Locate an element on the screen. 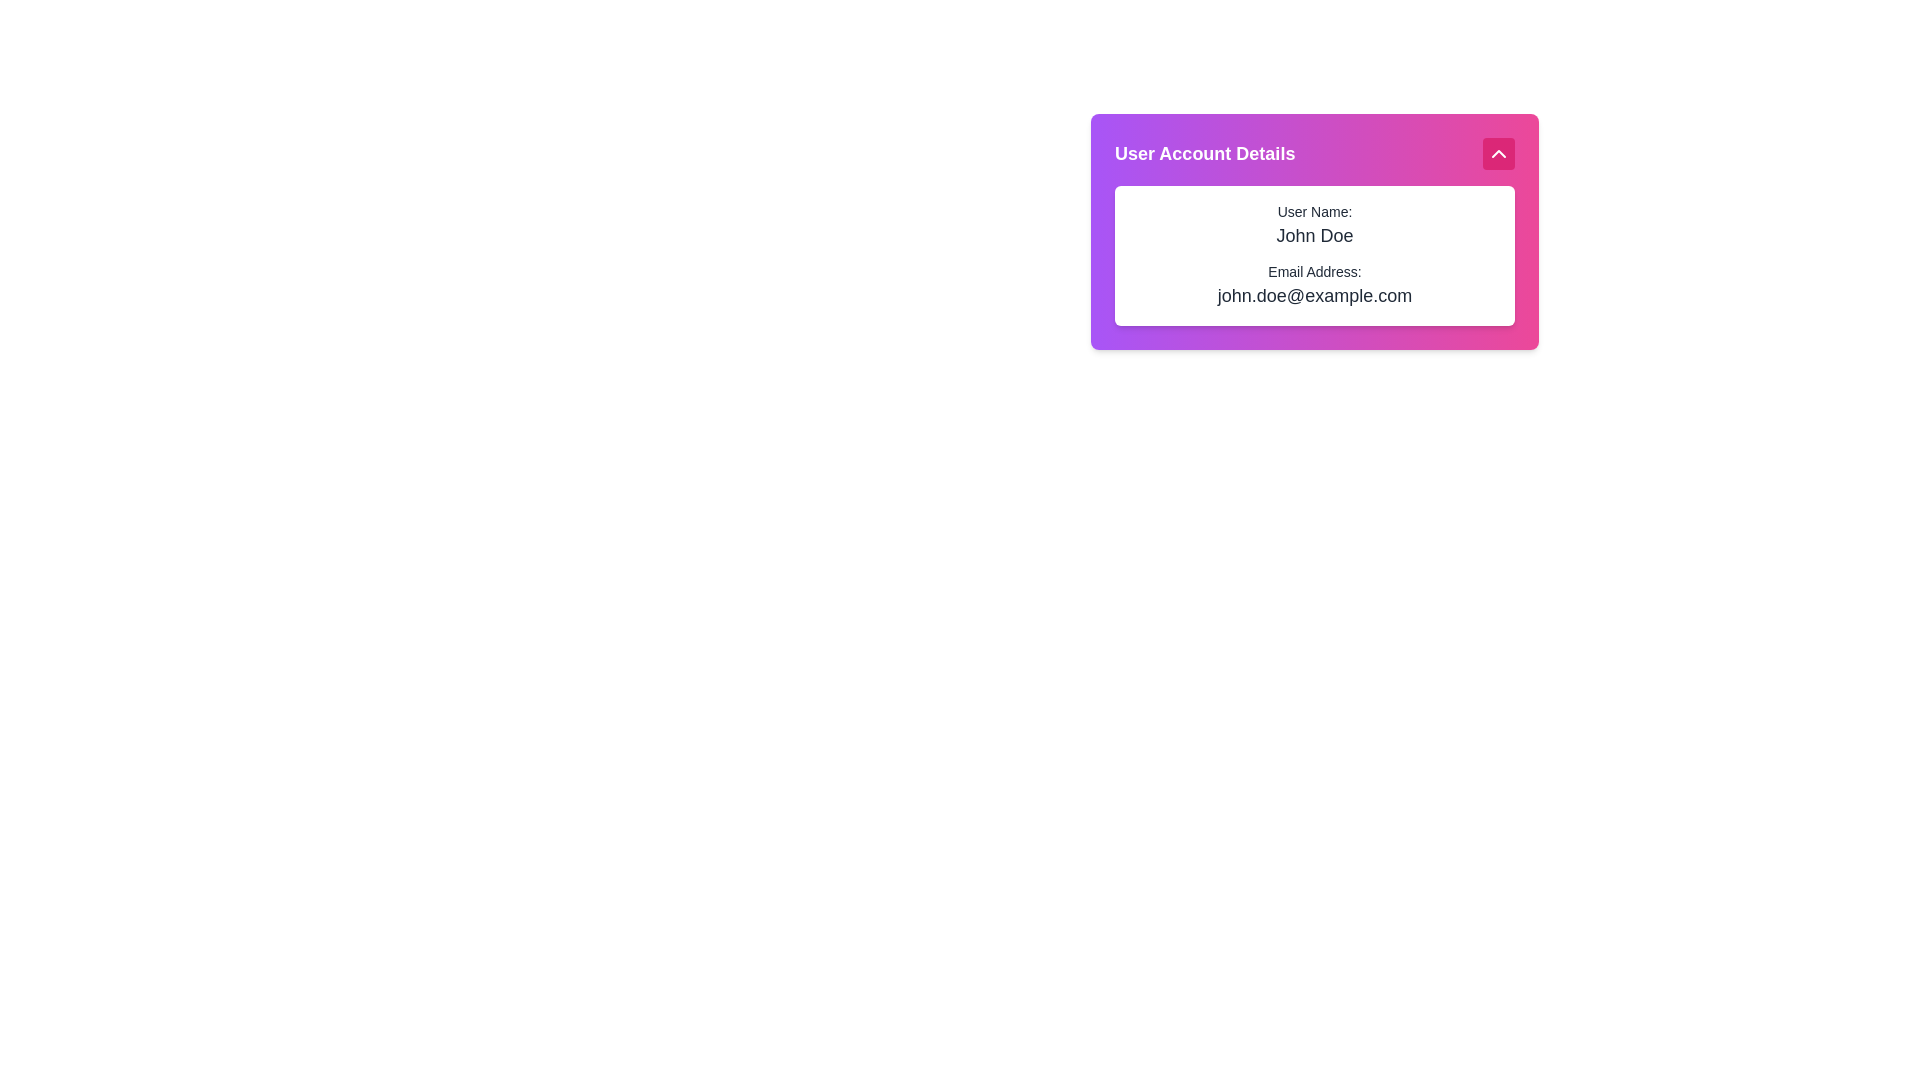 This screenshot has width=1920, height=1080. the Text label that provides context for the email address, located in the User Account Details panel, positioned above the email address 'john.doe@example.com' is located at coordinates (1315, 272).